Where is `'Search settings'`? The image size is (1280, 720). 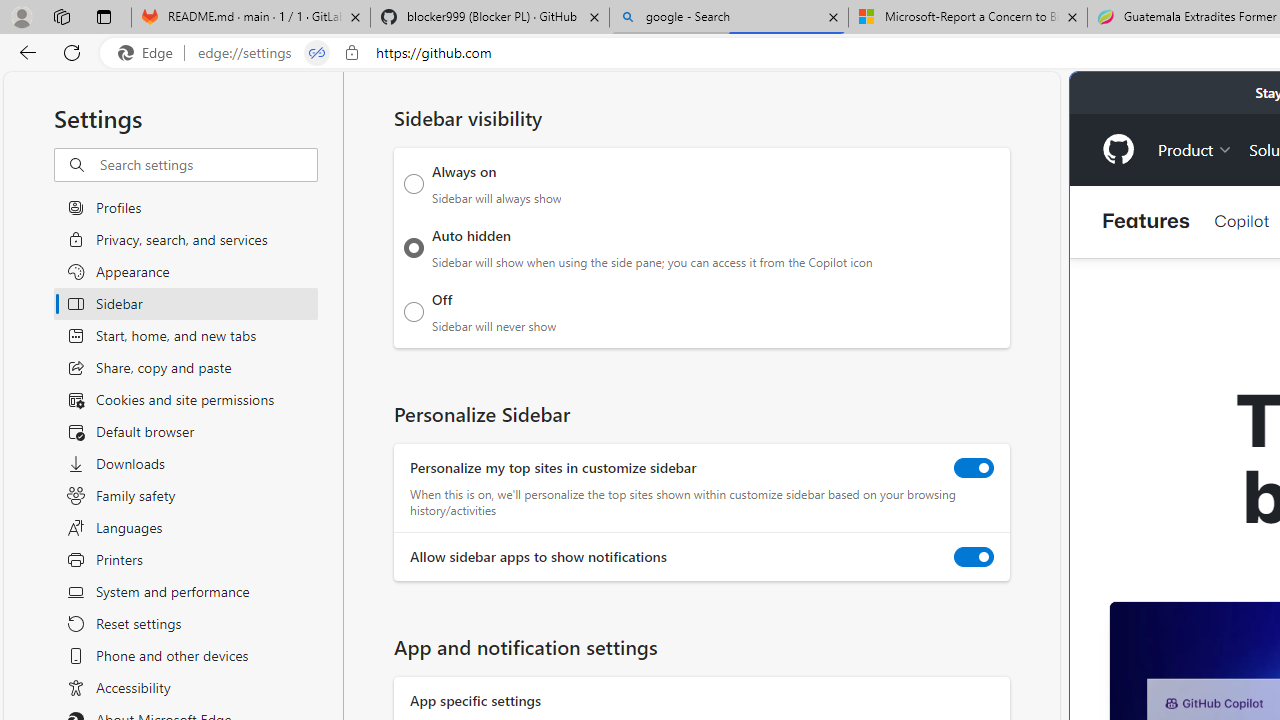 'Search settings' is located at coordinates (208, 164).